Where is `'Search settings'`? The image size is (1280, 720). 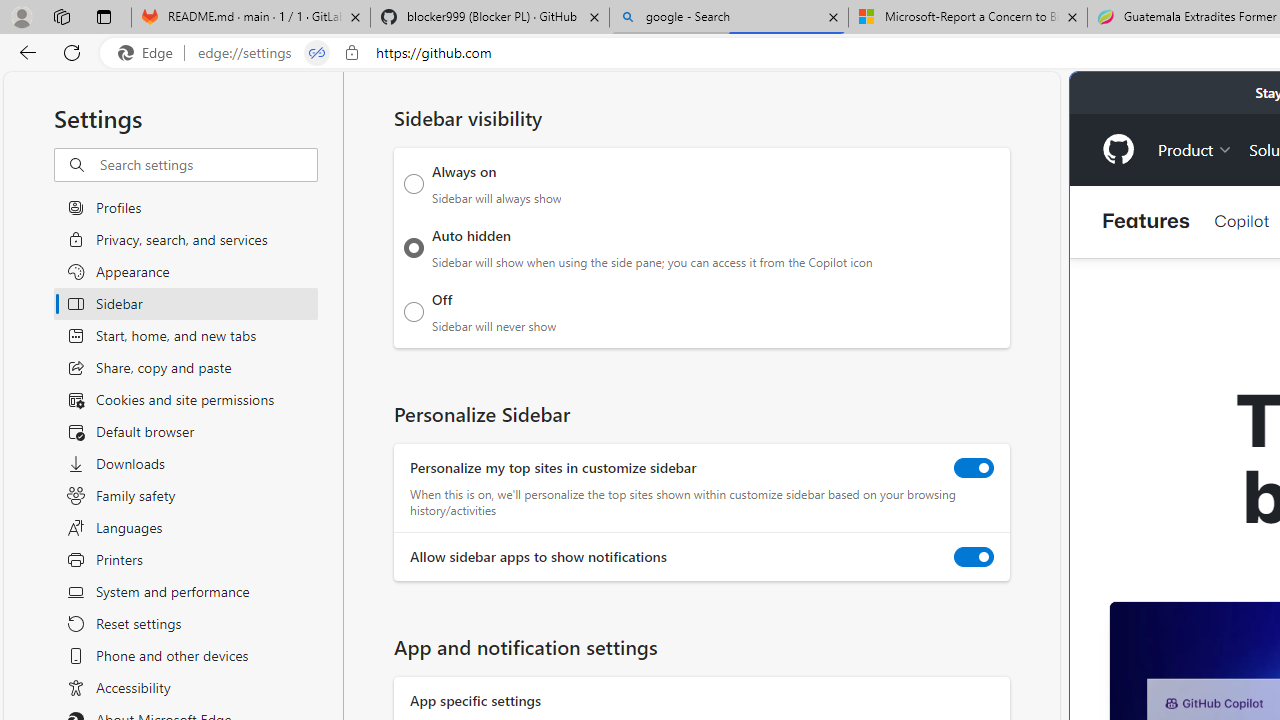 'Search settings' is located at coordinates (208, 164).